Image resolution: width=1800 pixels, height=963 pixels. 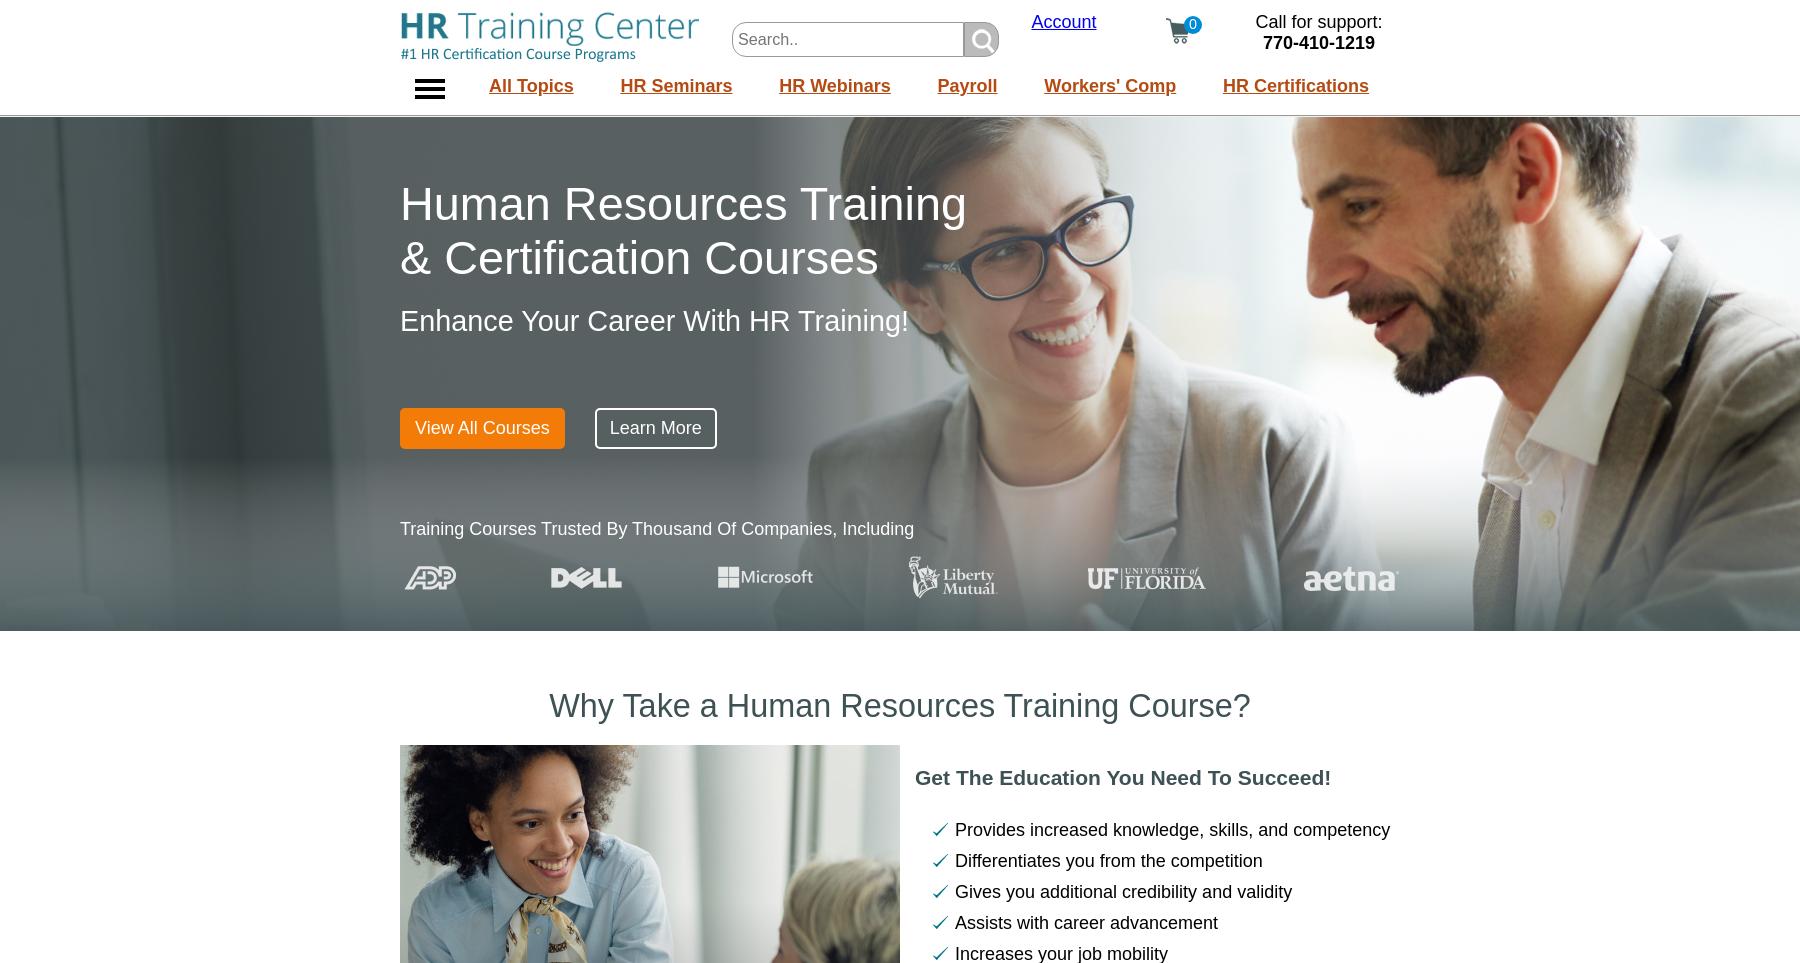 I want to click on 'Enhance Your Career With HR Training!', so click(x=654, y=320).